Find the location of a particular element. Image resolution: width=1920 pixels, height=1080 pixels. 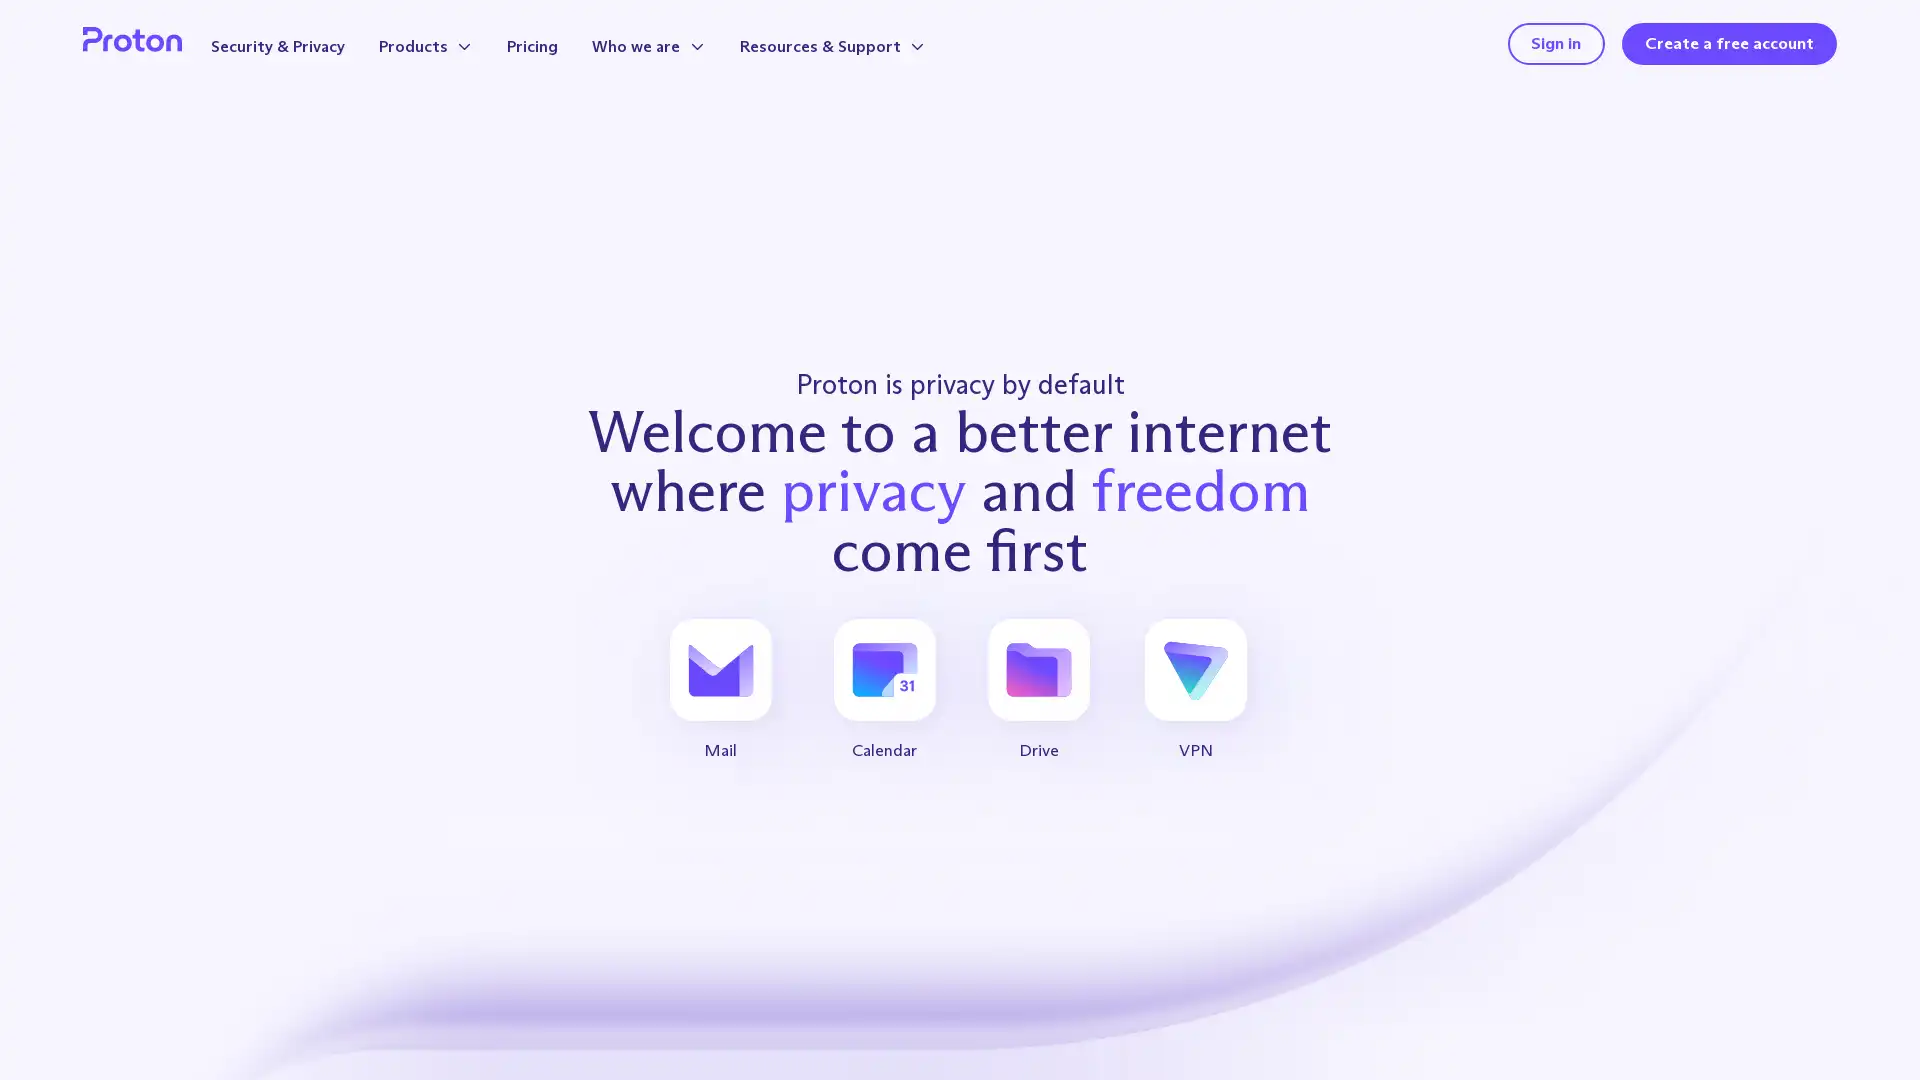

Who we are is located at coordinates (679, 51).